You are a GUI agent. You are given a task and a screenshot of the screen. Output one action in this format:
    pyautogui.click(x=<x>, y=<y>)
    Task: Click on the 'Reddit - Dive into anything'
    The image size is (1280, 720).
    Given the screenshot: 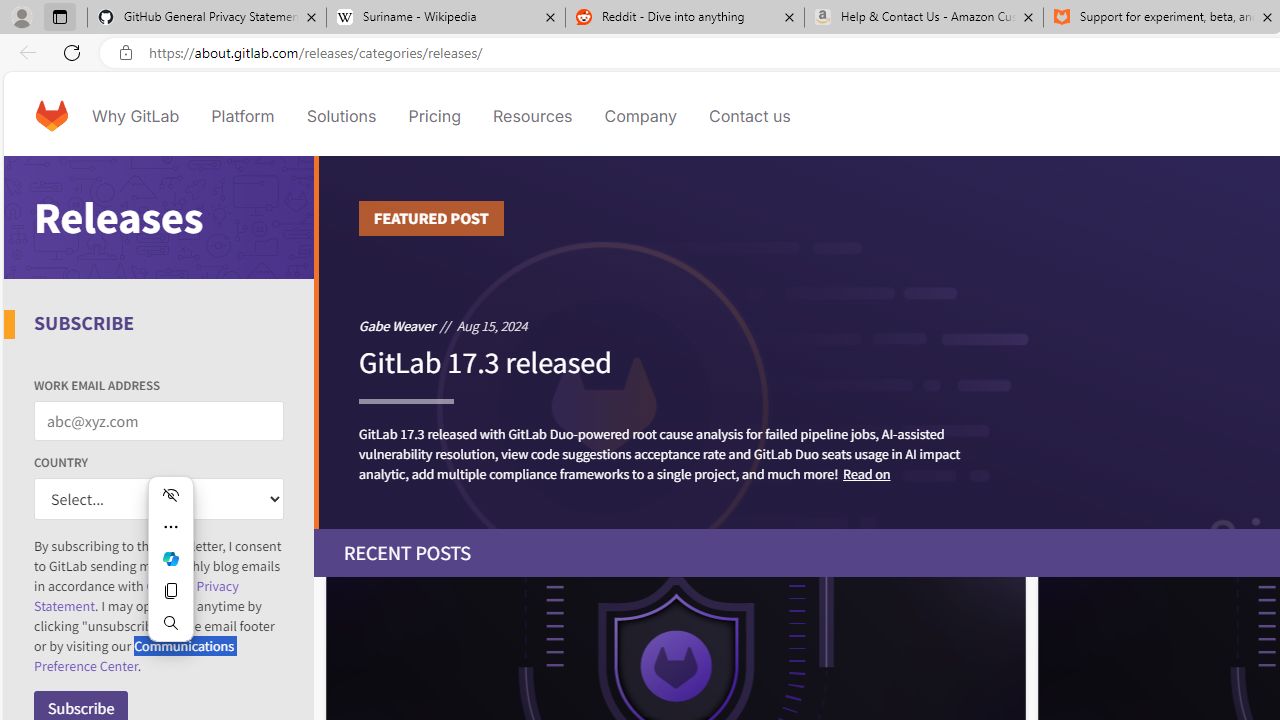 What is the action you would take?
    pyautogui.click(x=684, y=17)
    